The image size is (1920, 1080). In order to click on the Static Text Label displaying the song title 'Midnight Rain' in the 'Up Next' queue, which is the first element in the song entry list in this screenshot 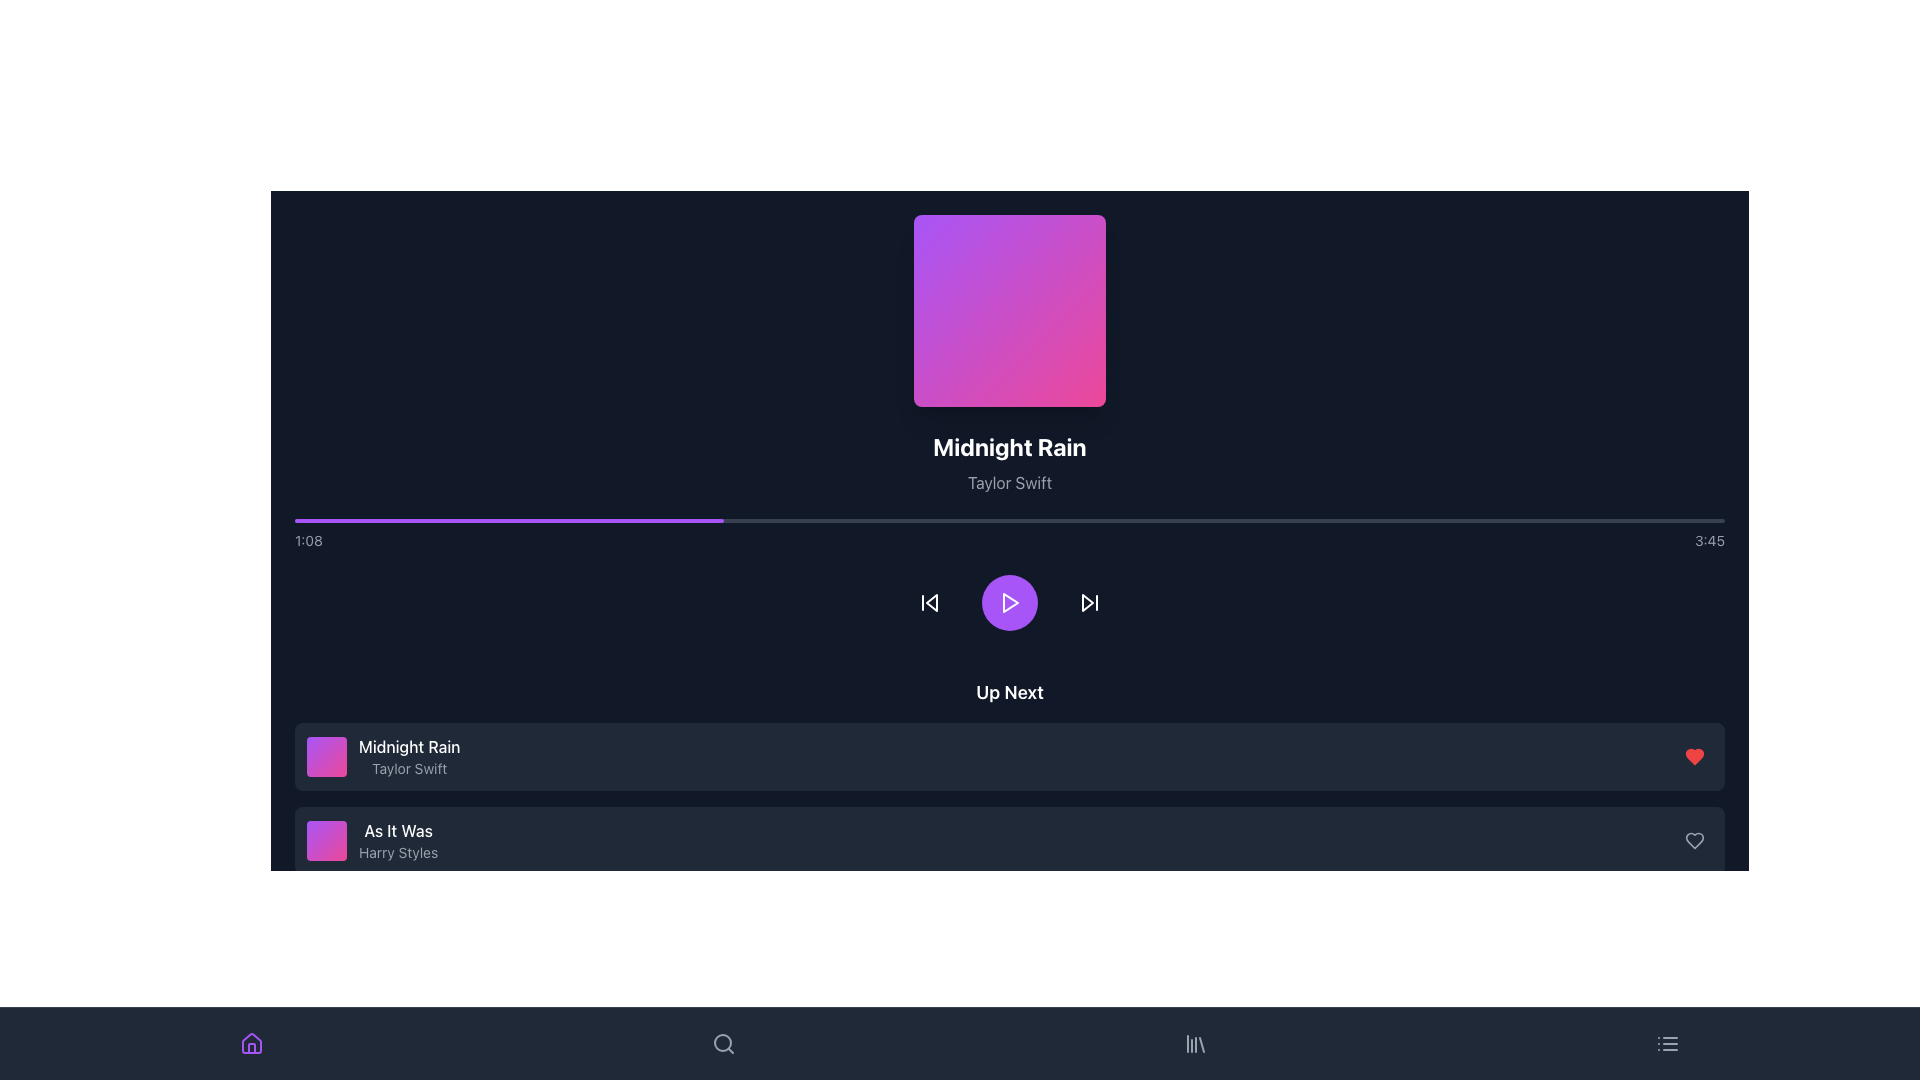, I will do `click(408, 747)`.